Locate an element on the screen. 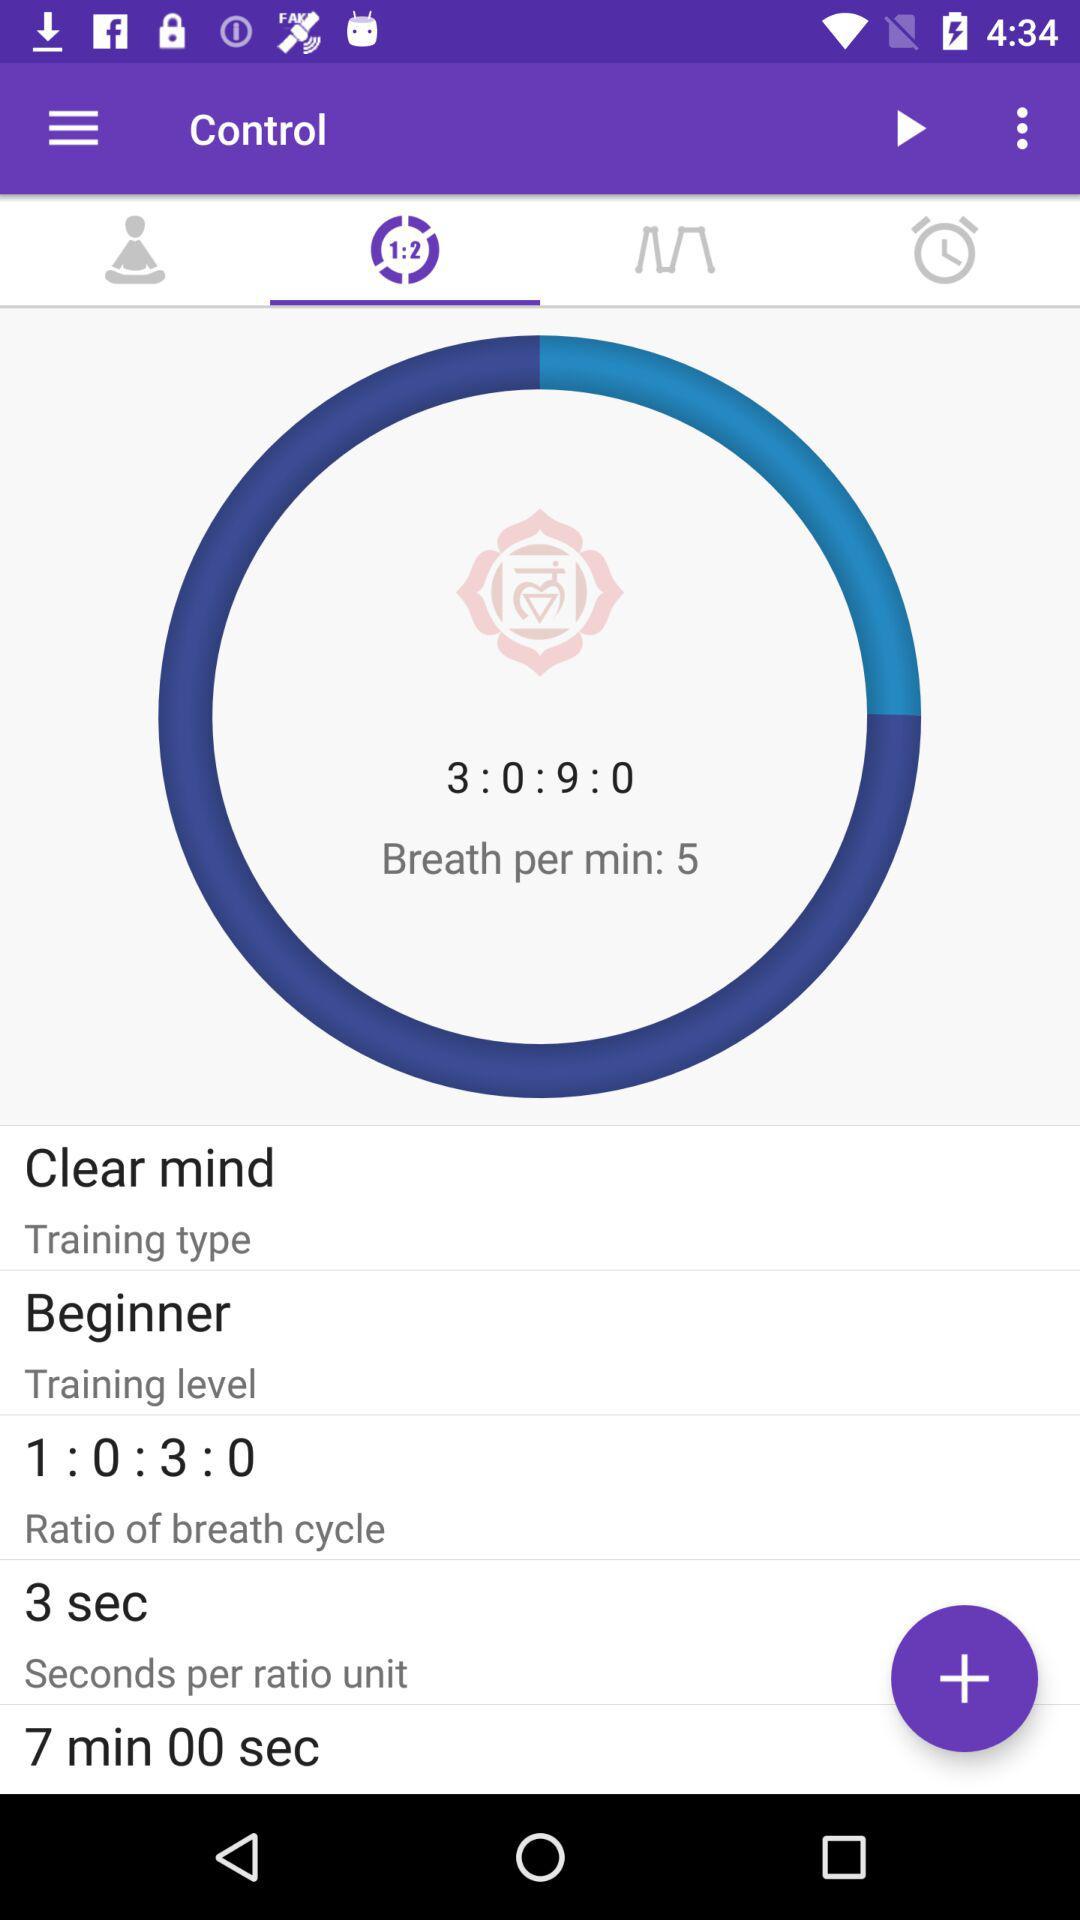 Image resolution: width=1080 pixels, height=1920 pixels. item below training level icon is located at coordinates (540, 1455).